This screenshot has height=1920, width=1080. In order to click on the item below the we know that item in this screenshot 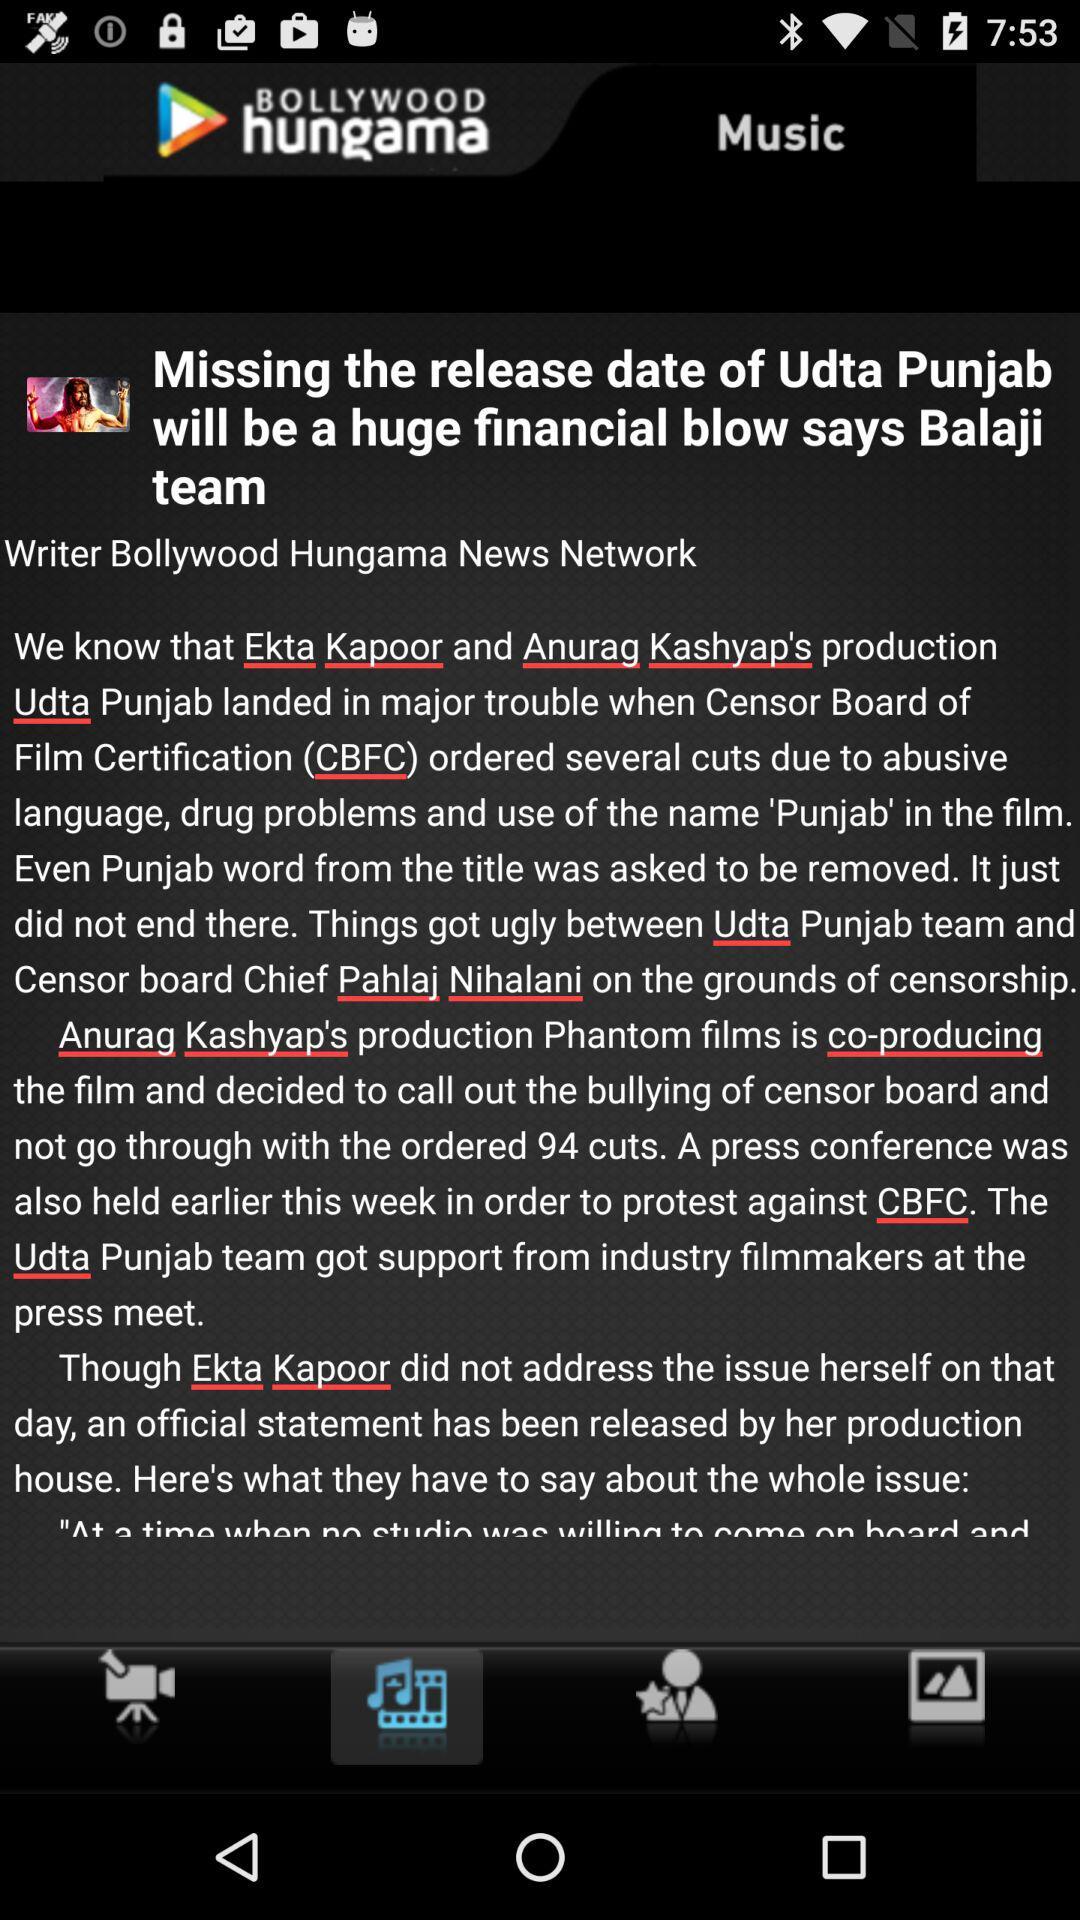, I will do `click(135, 1695)`.